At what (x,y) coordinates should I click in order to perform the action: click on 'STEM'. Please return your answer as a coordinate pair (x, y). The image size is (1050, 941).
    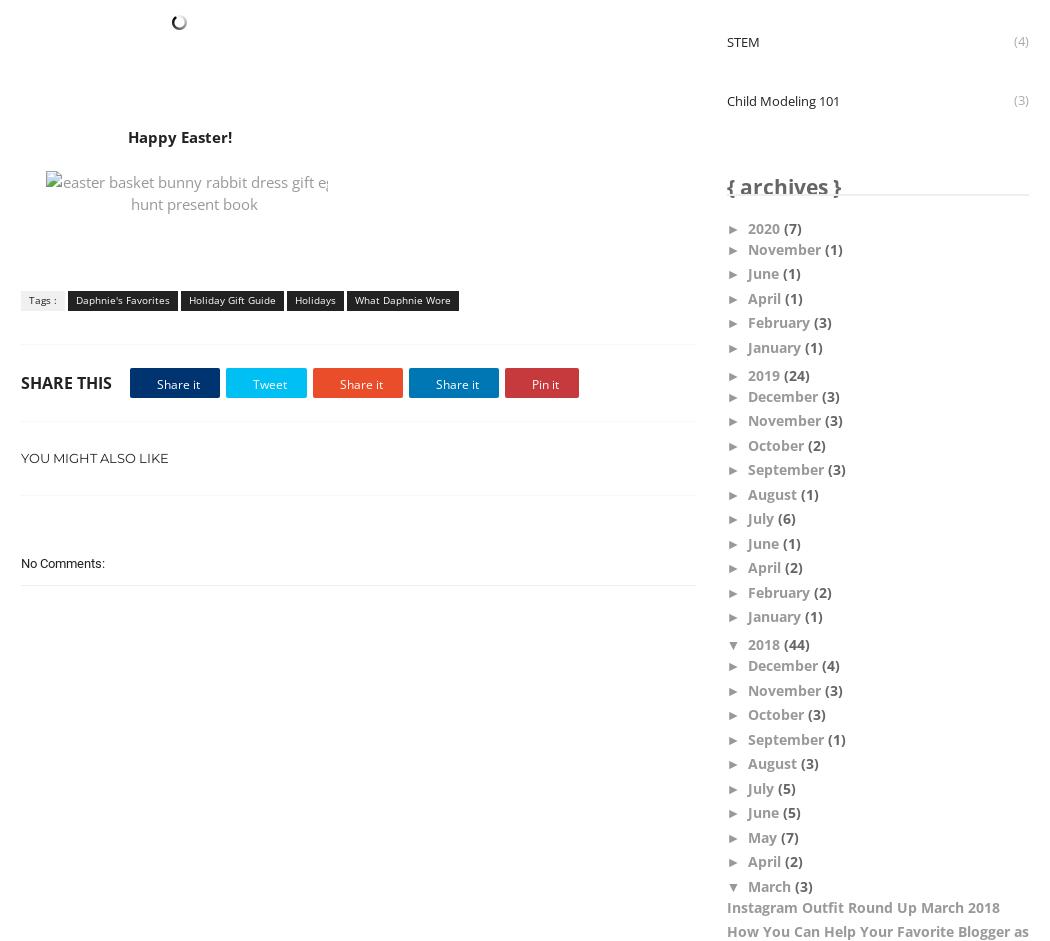
    Looking at the image, I should click on (724, 41).